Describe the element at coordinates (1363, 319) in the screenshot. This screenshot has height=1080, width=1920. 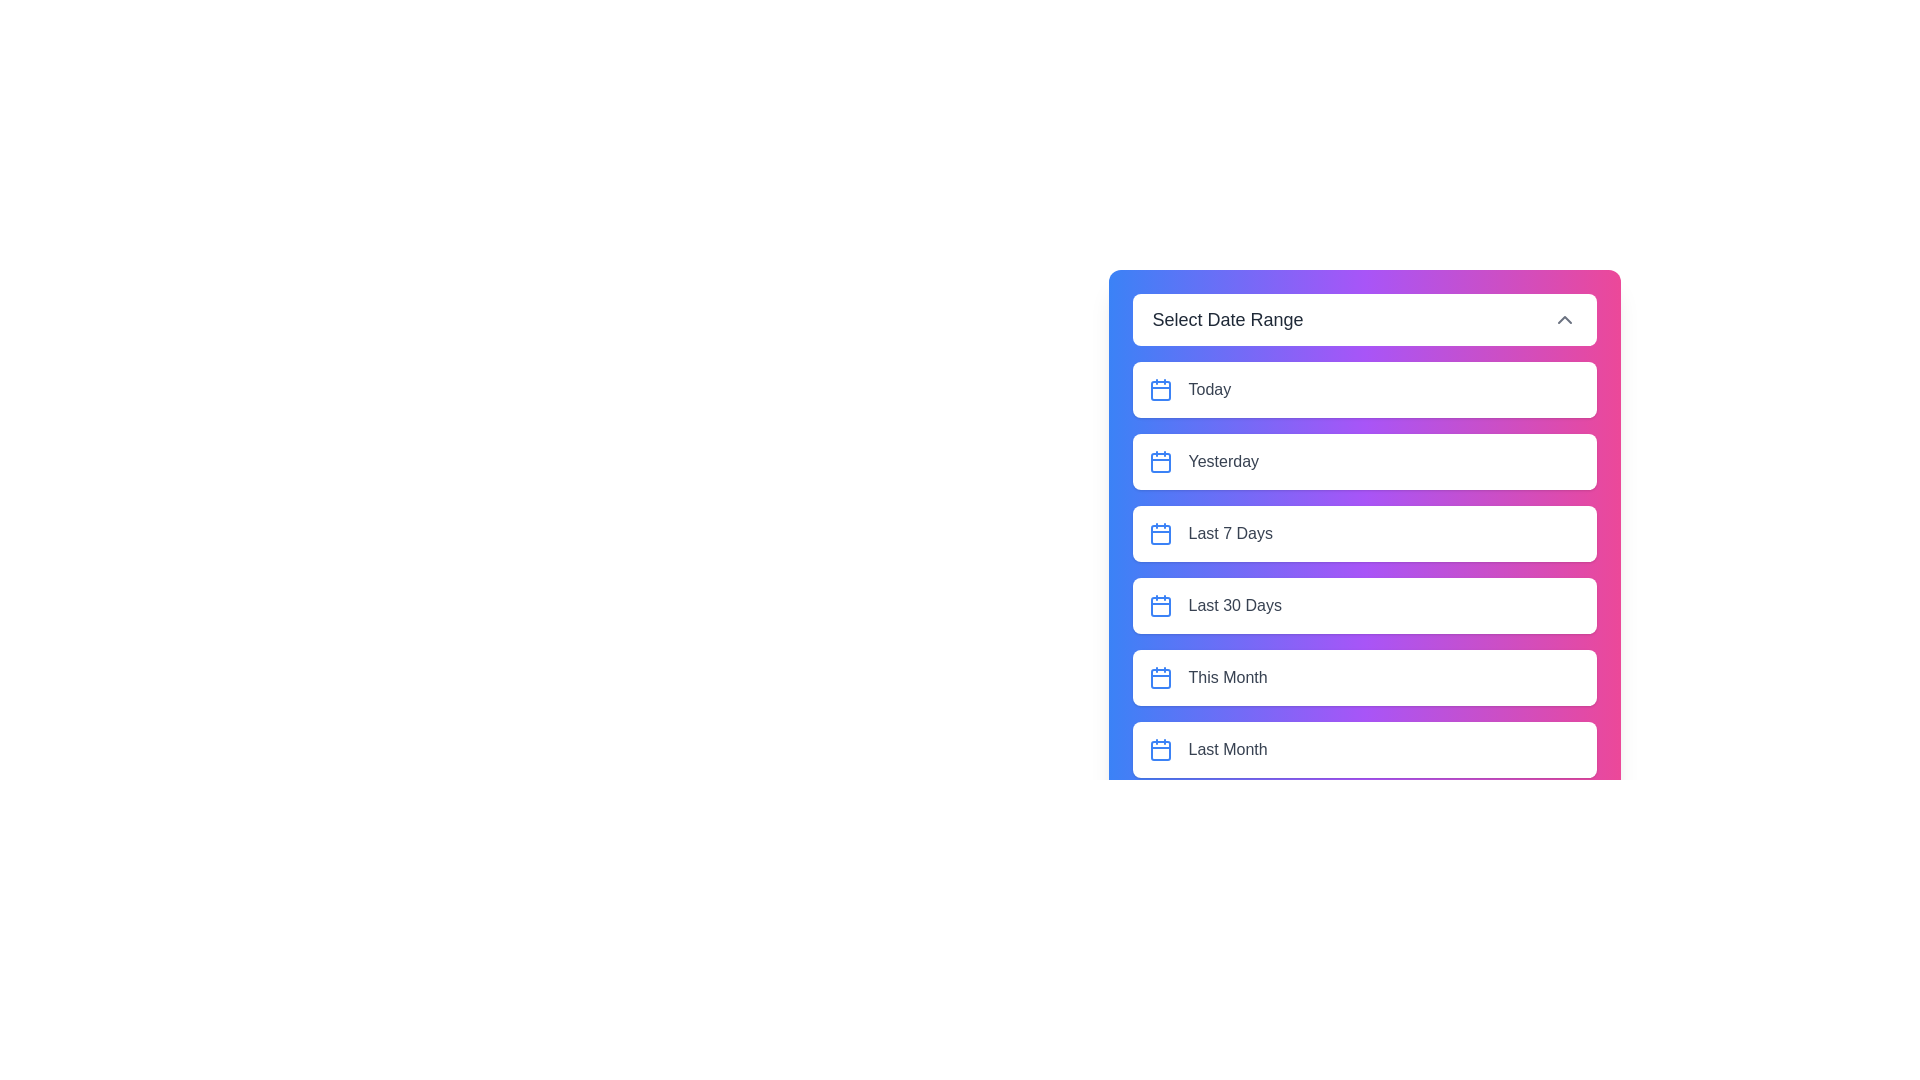
I see `the dropdown button to toggle the menu visibility` at that location.